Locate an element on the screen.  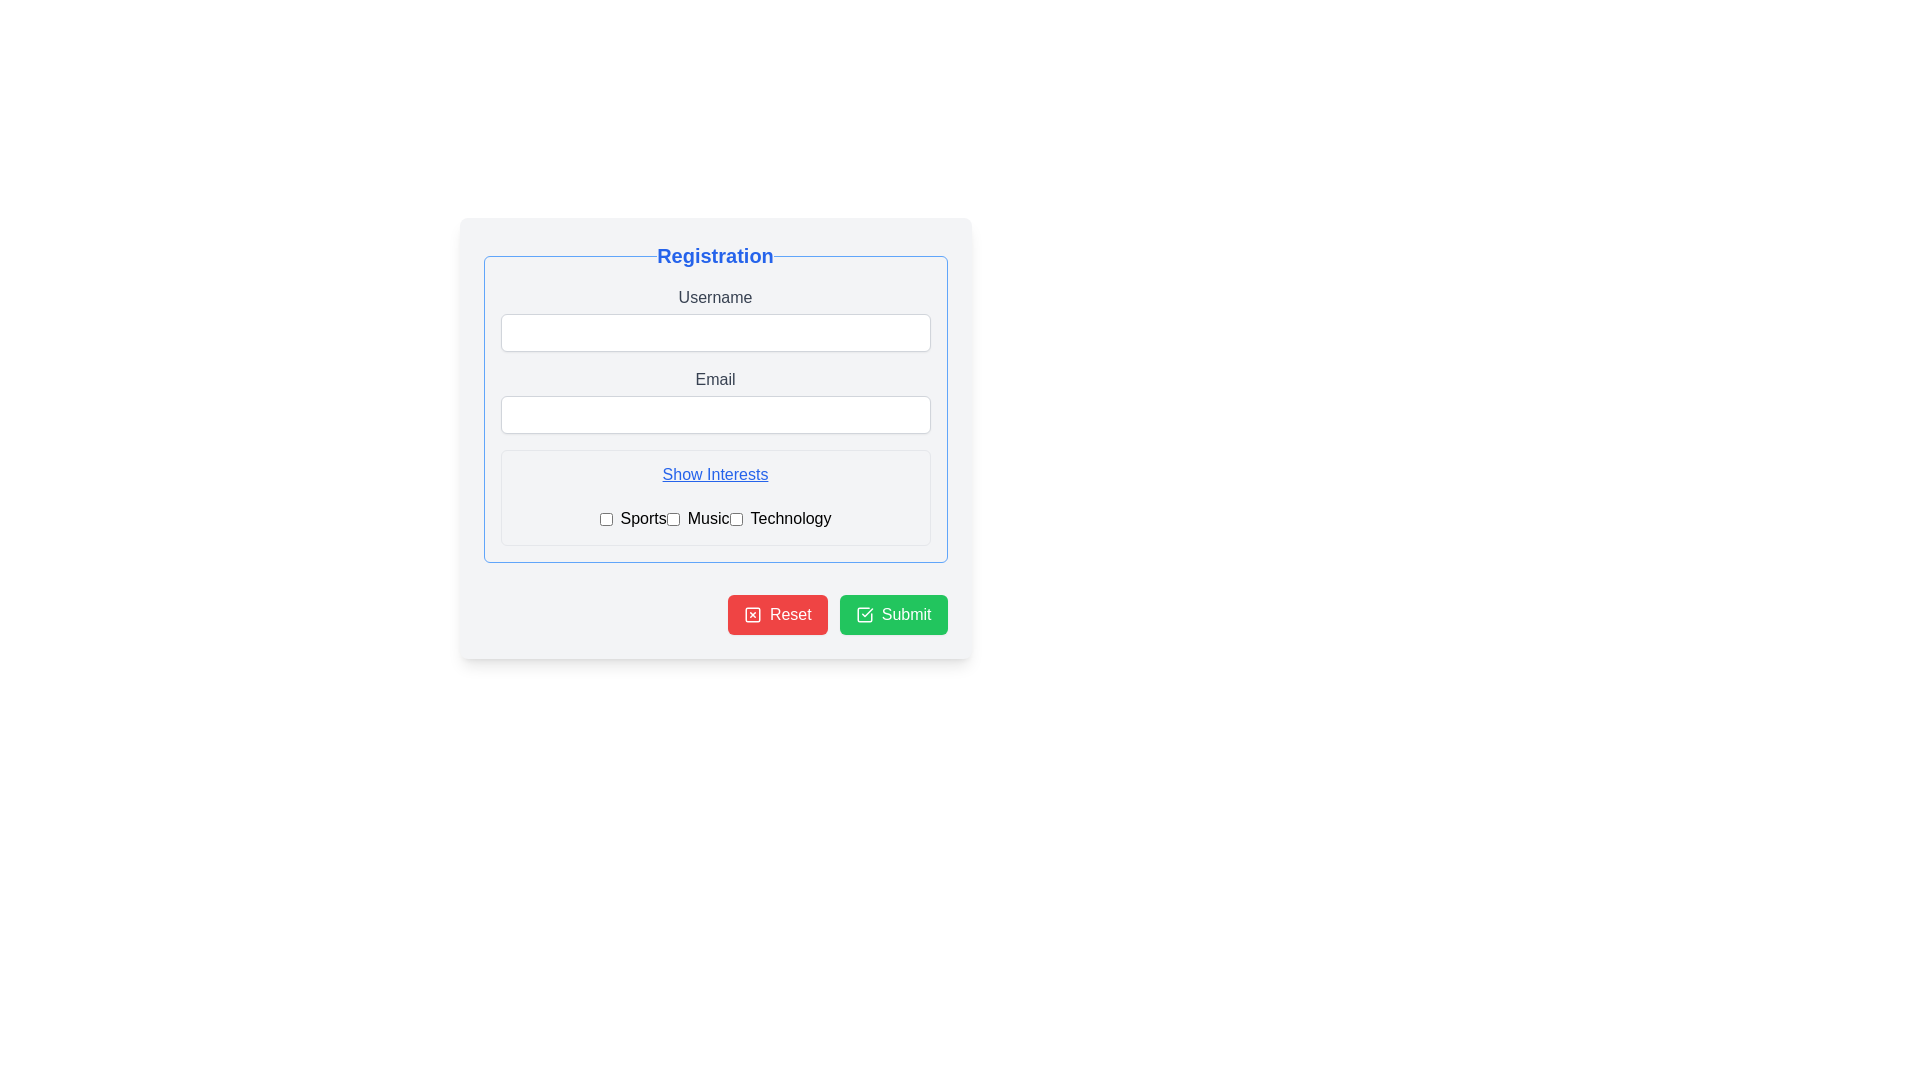
the 'Submit' text displayed within the green button at the bottom-right corner of the form interface is located at coordinates (905, 613).